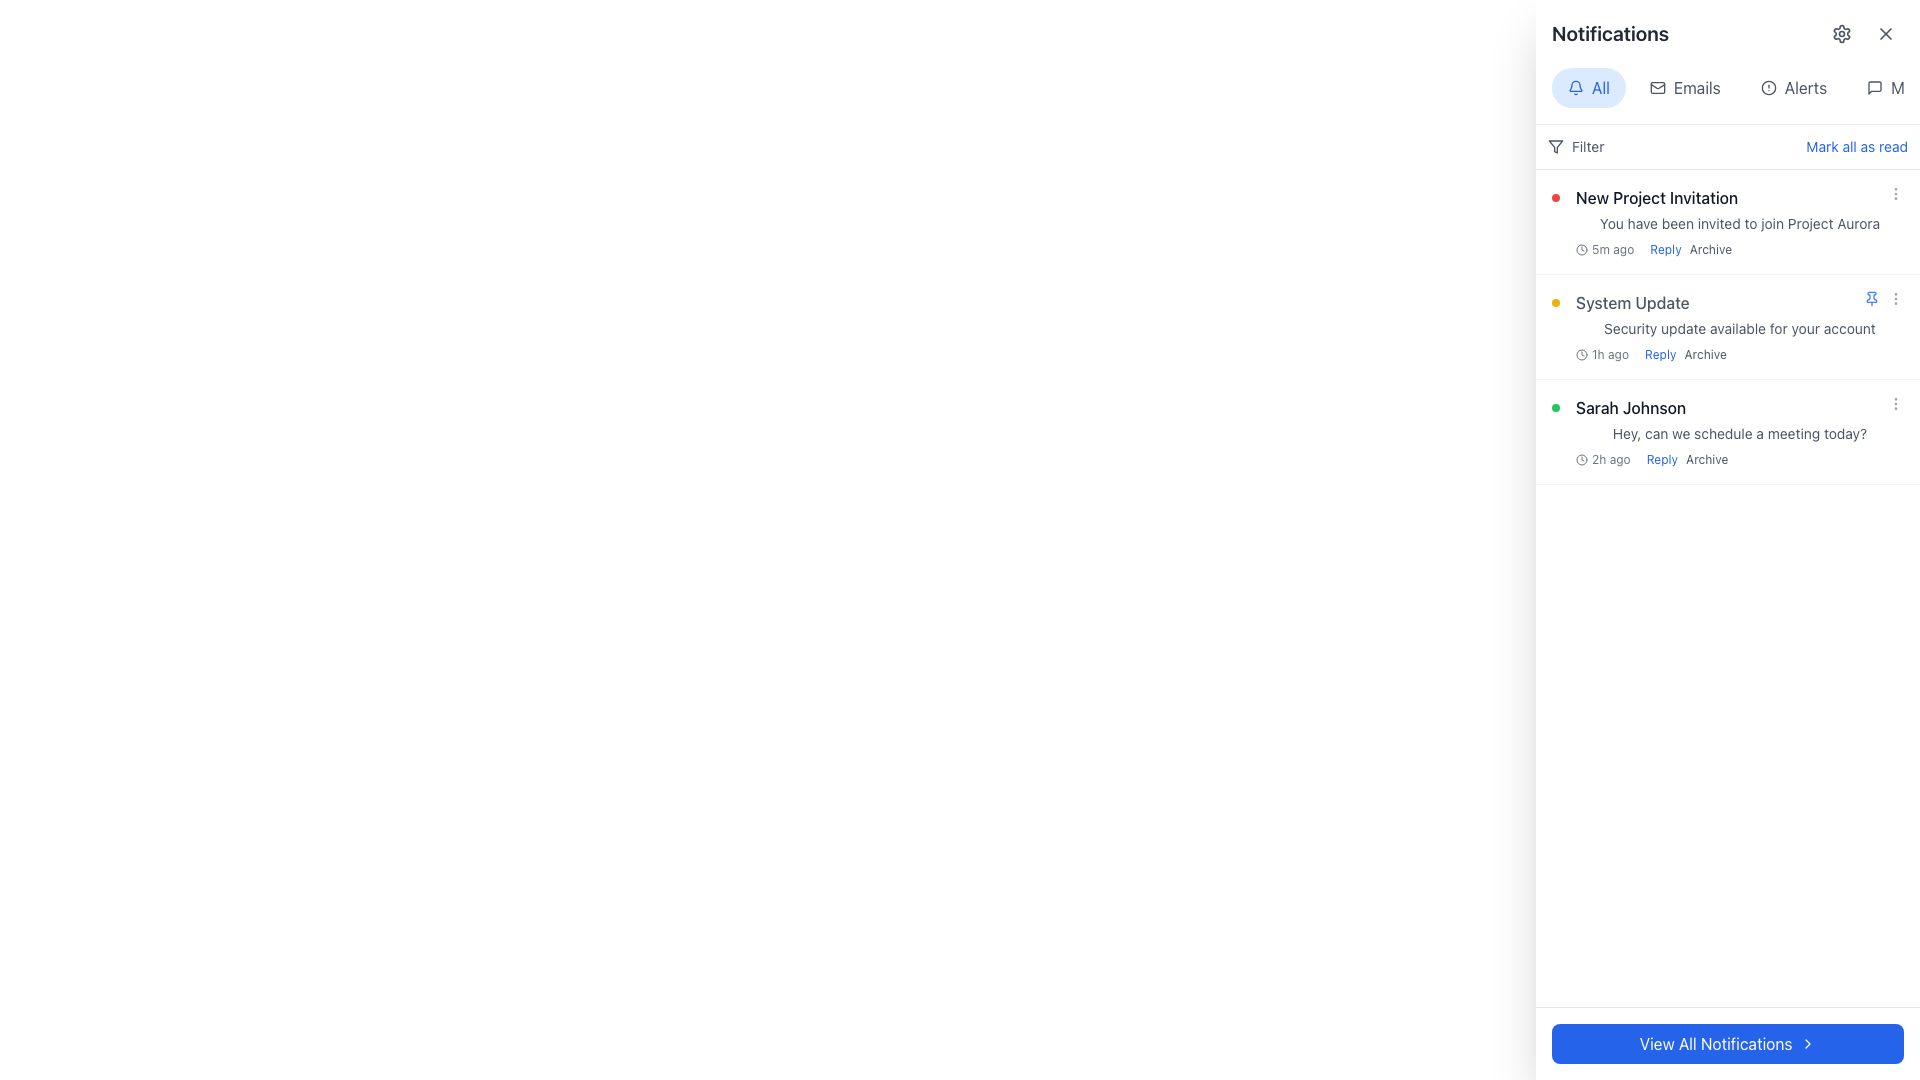 The width and height of the screenshot is (1920, 1080). I want to click on the leftmost button in the horizontal group of two icons at the top-right corner of the notifications panel, so click(1841, 34).